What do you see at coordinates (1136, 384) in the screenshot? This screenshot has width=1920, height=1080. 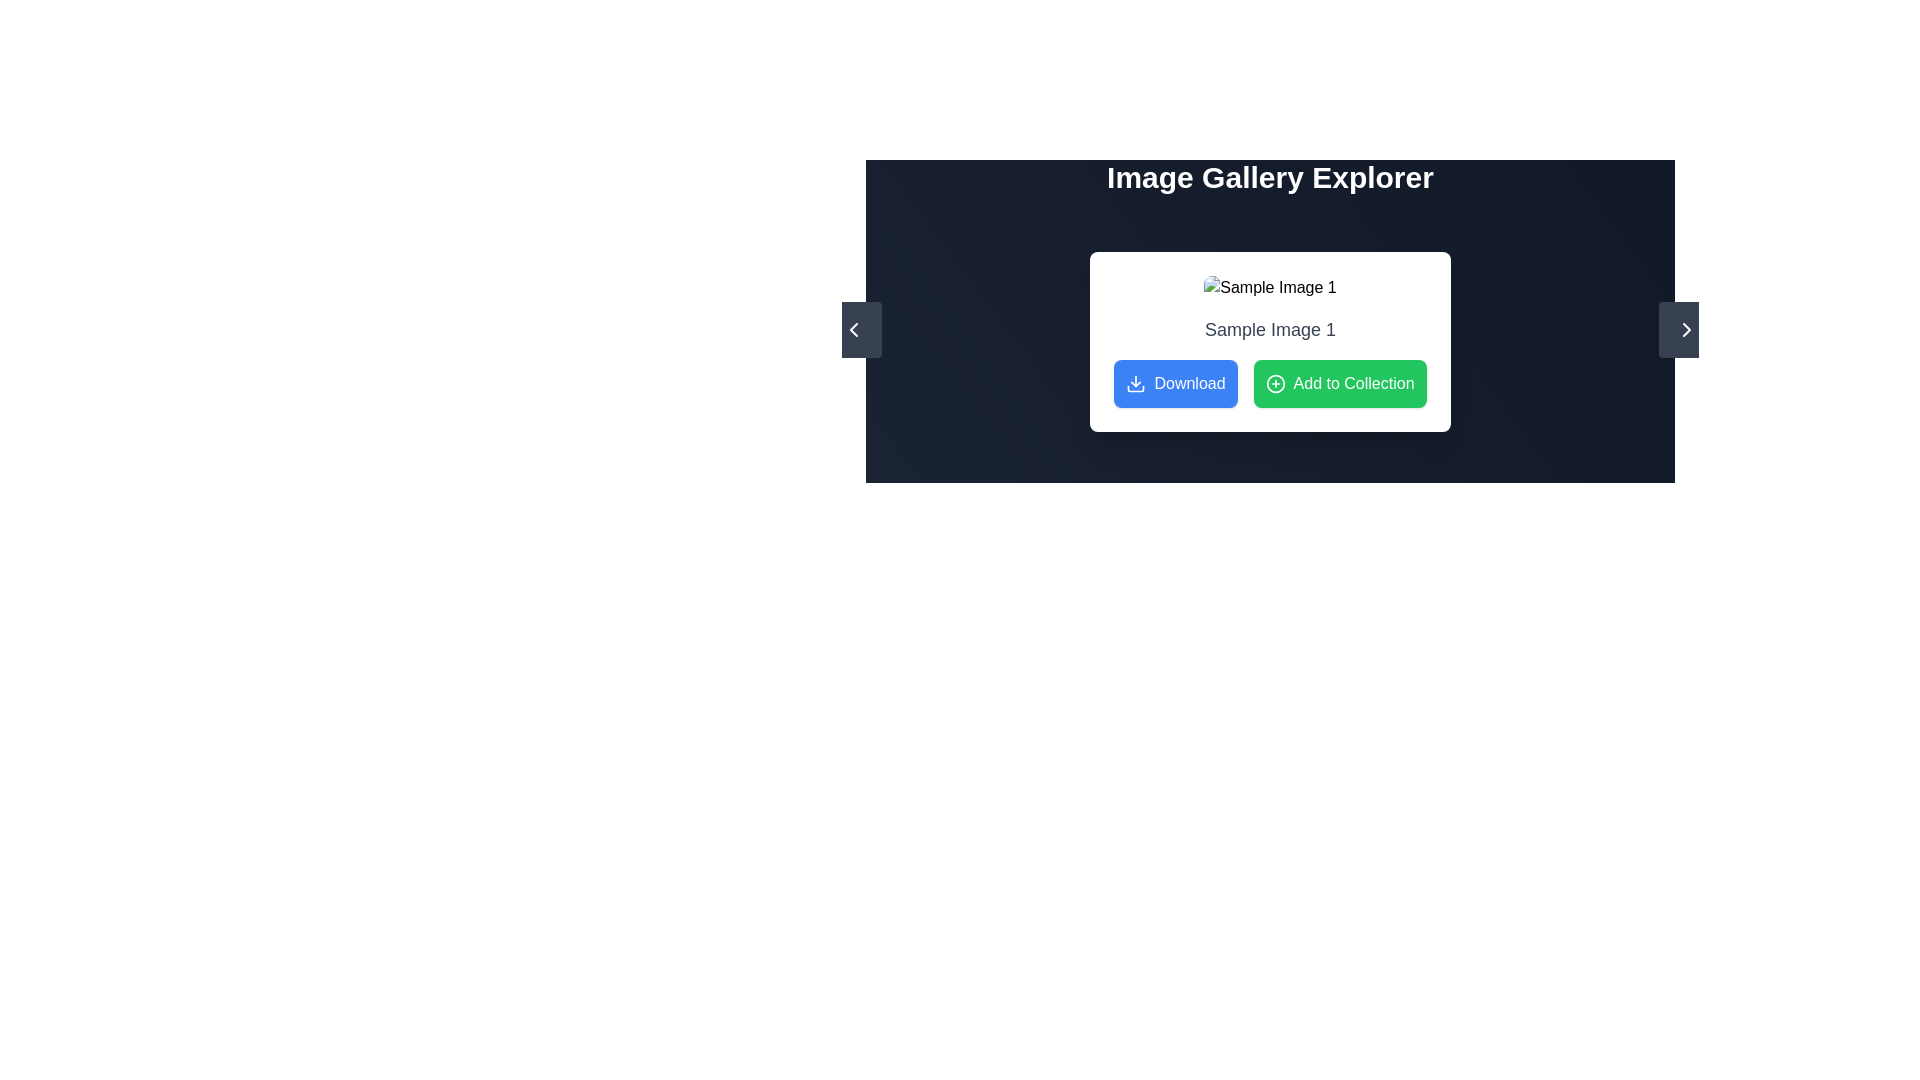 I see `the 'Download' button which contains the download icon to initiate the download action` at bounding box center [1136, 384].